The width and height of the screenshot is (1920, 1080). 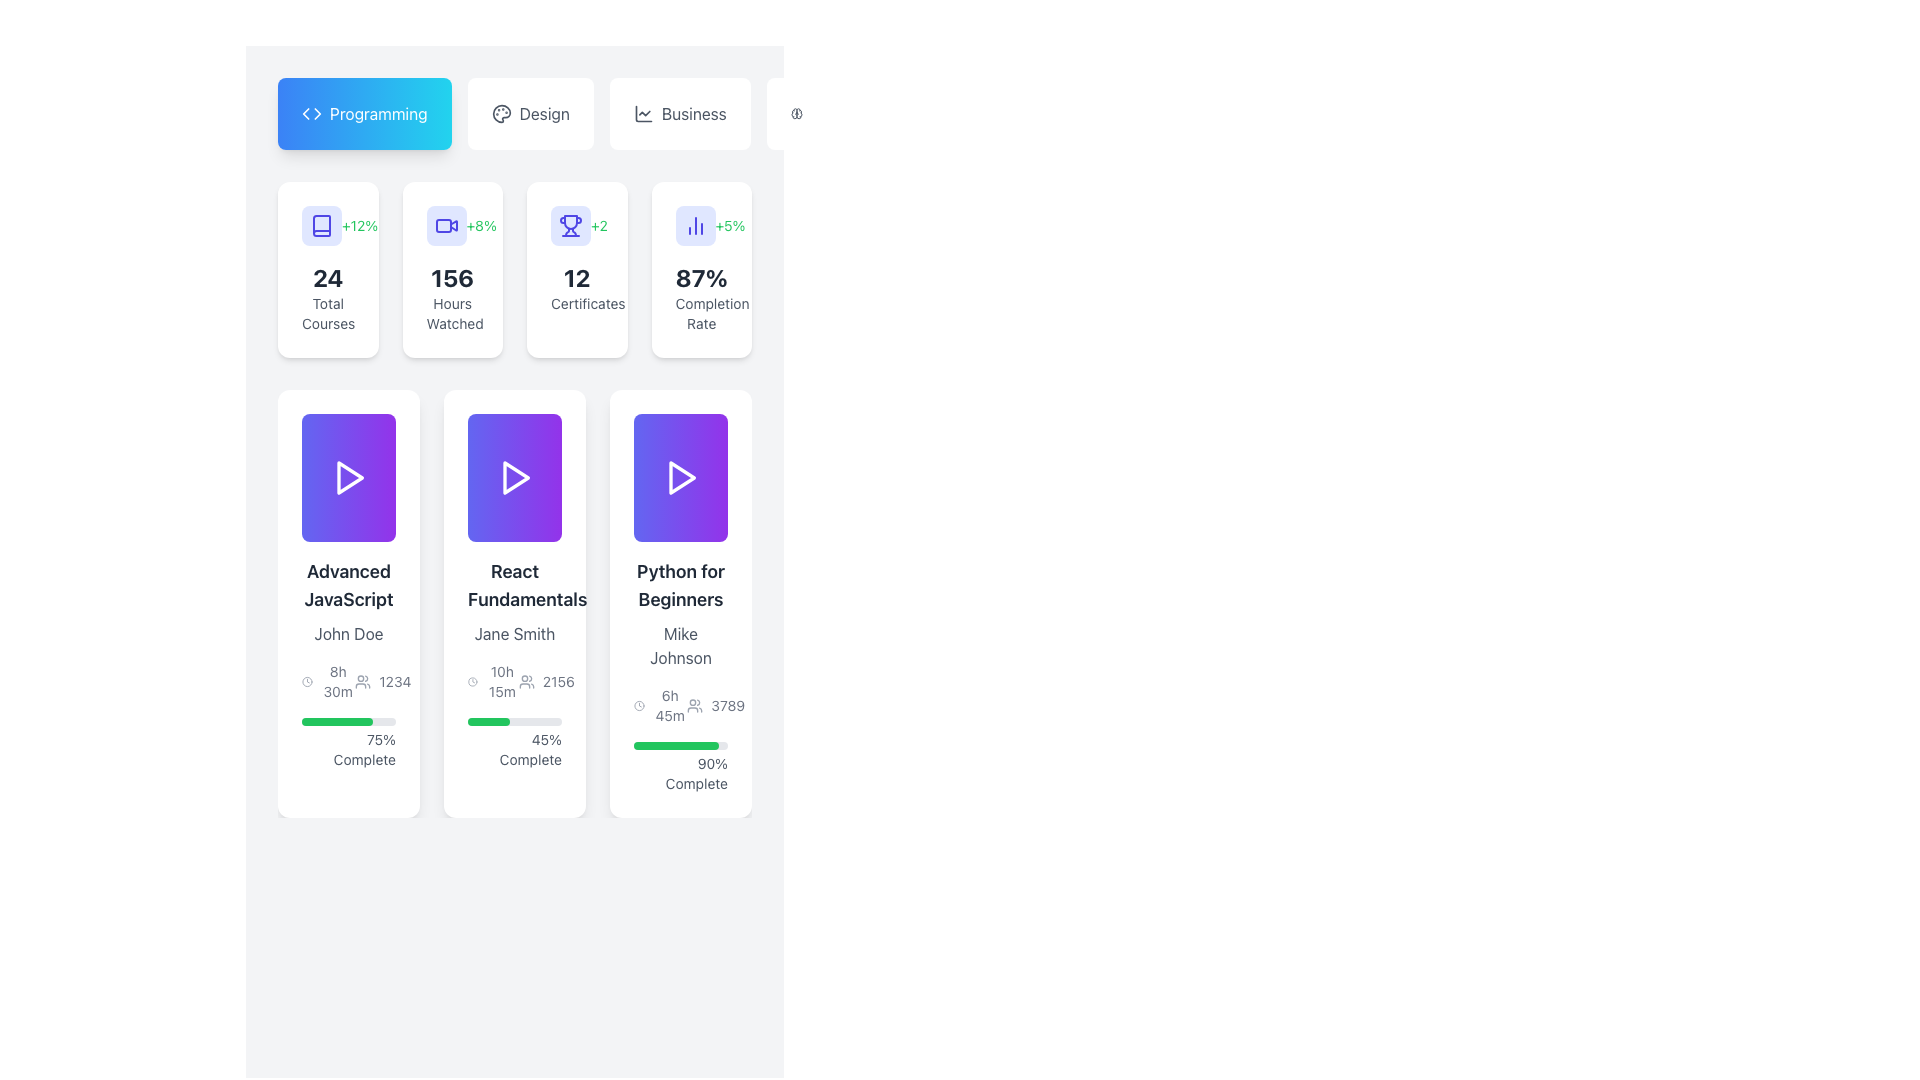 I want to click on the small, square-shaped icon within the 'Programming' button, which features a minimalistic design with two triangular arrowheads and a blue gradient background, so click(x=311, y=114).